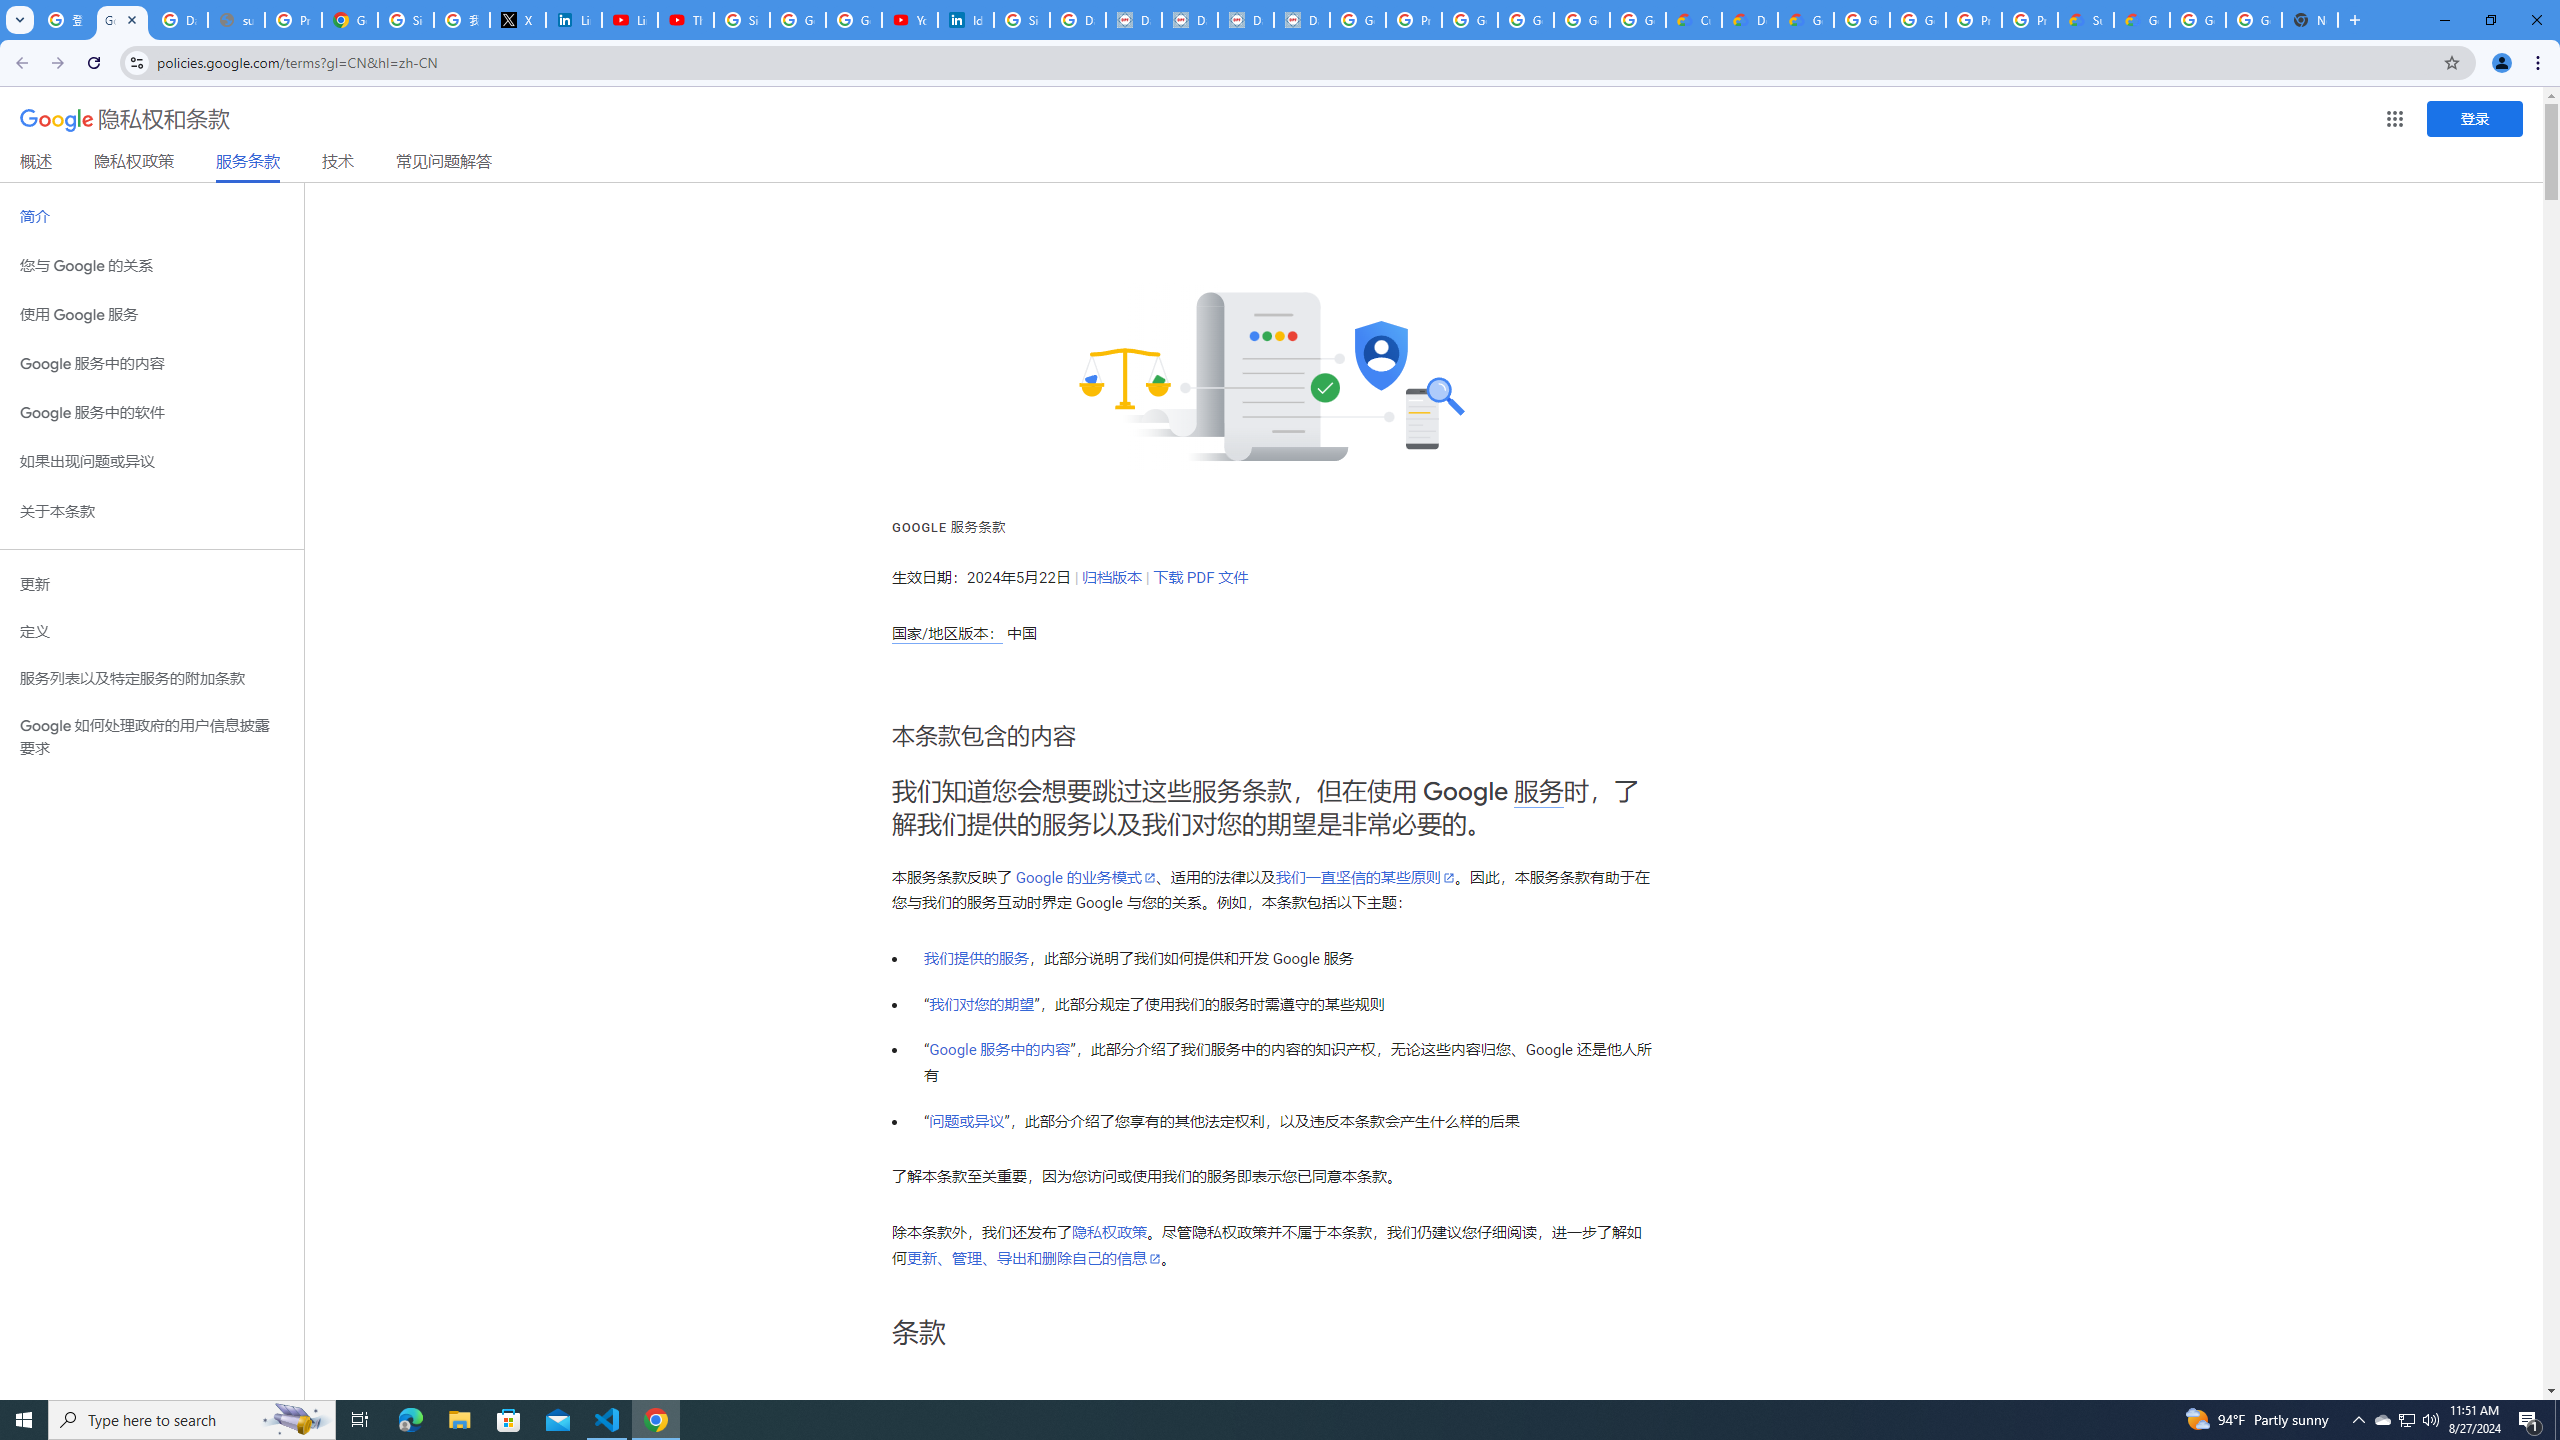 The height and width of the screenshot is (1440, 2560). I want to click on 'X', so click(517, 19).